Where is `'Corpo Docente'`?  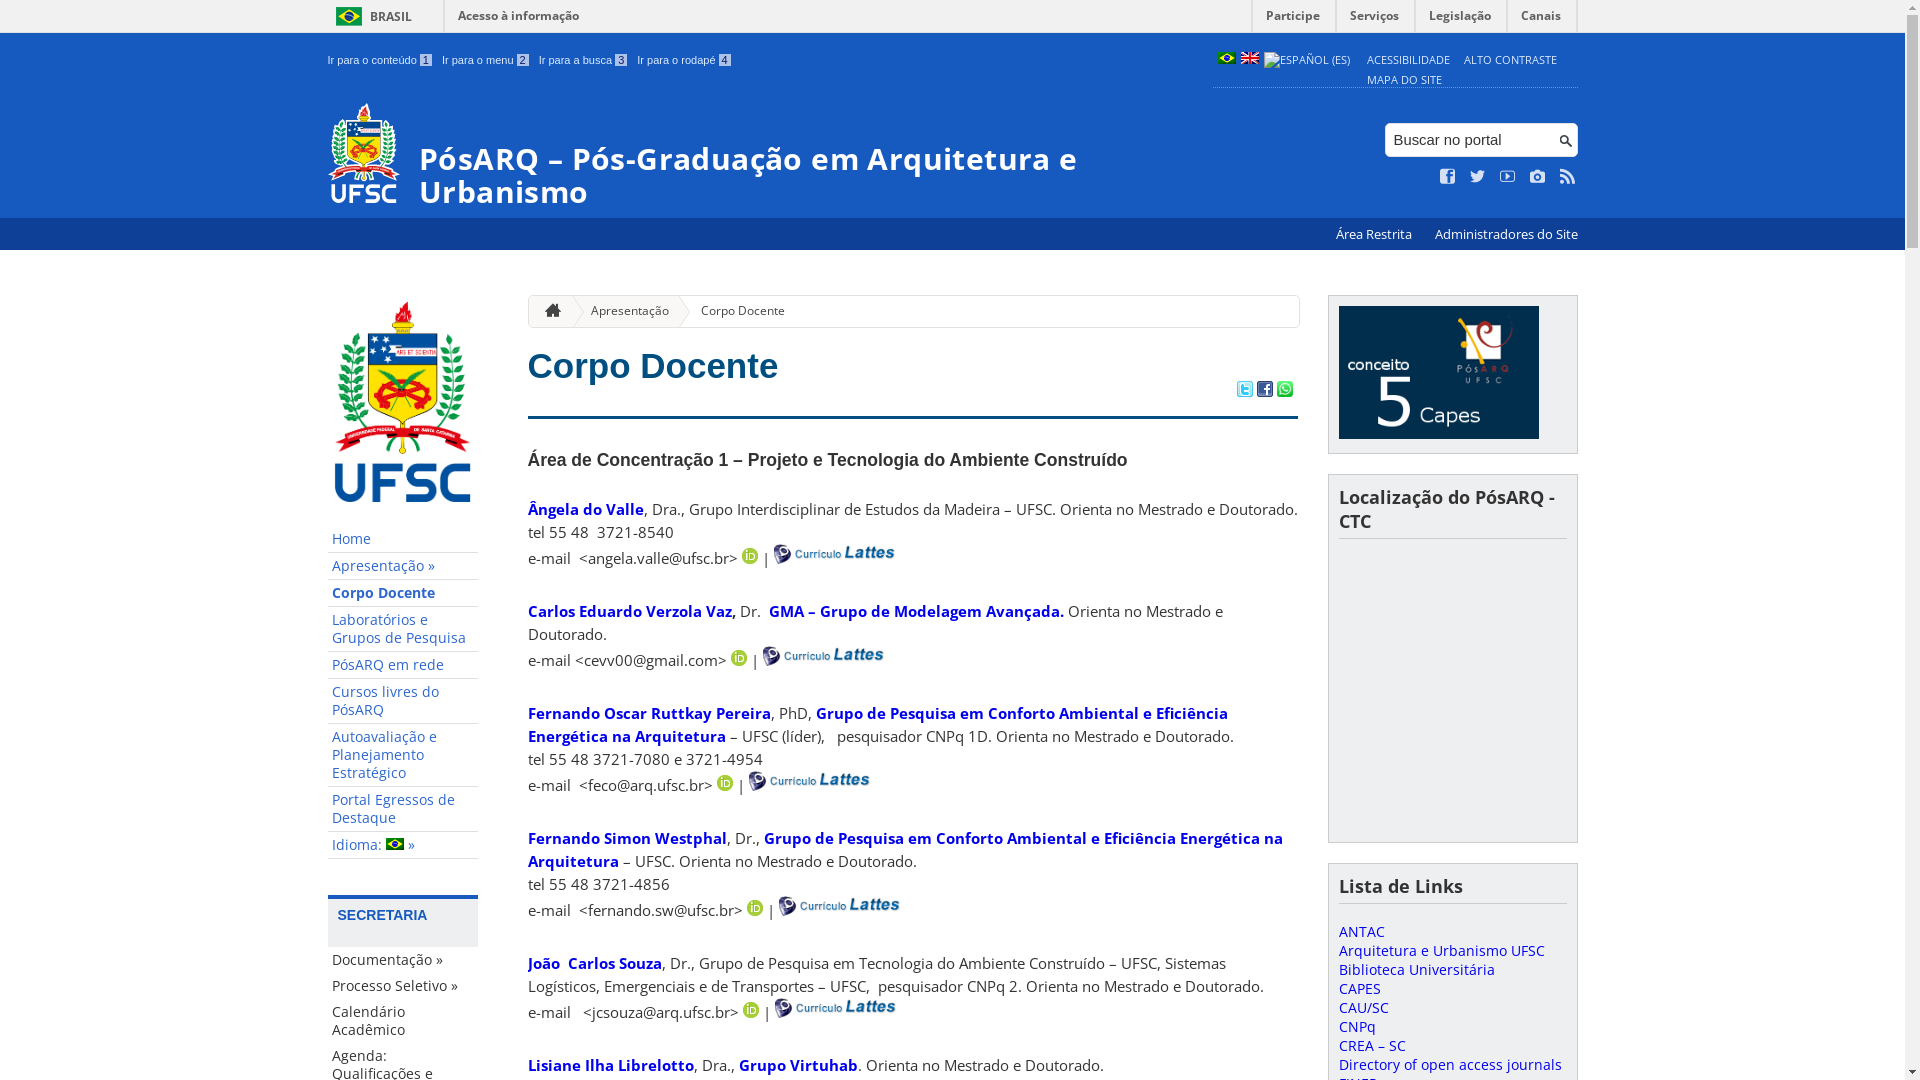
'Corpo Docente' is located at coordinates (327, 592).